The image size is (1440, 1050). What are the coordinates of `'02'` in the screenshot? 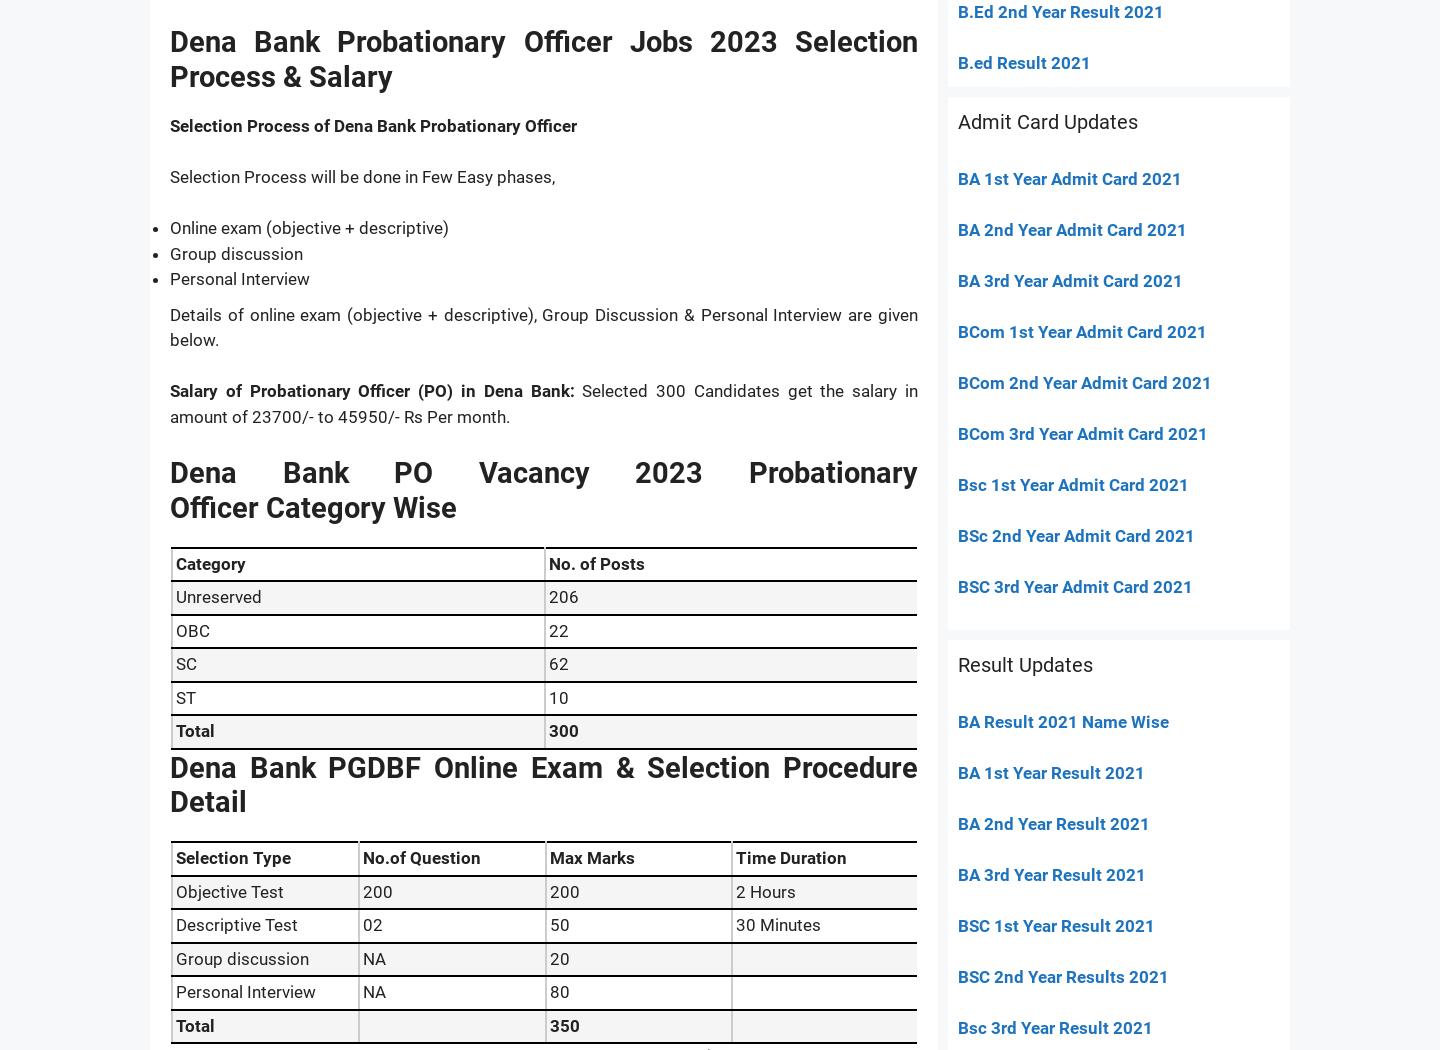 It's located at (371, 925).